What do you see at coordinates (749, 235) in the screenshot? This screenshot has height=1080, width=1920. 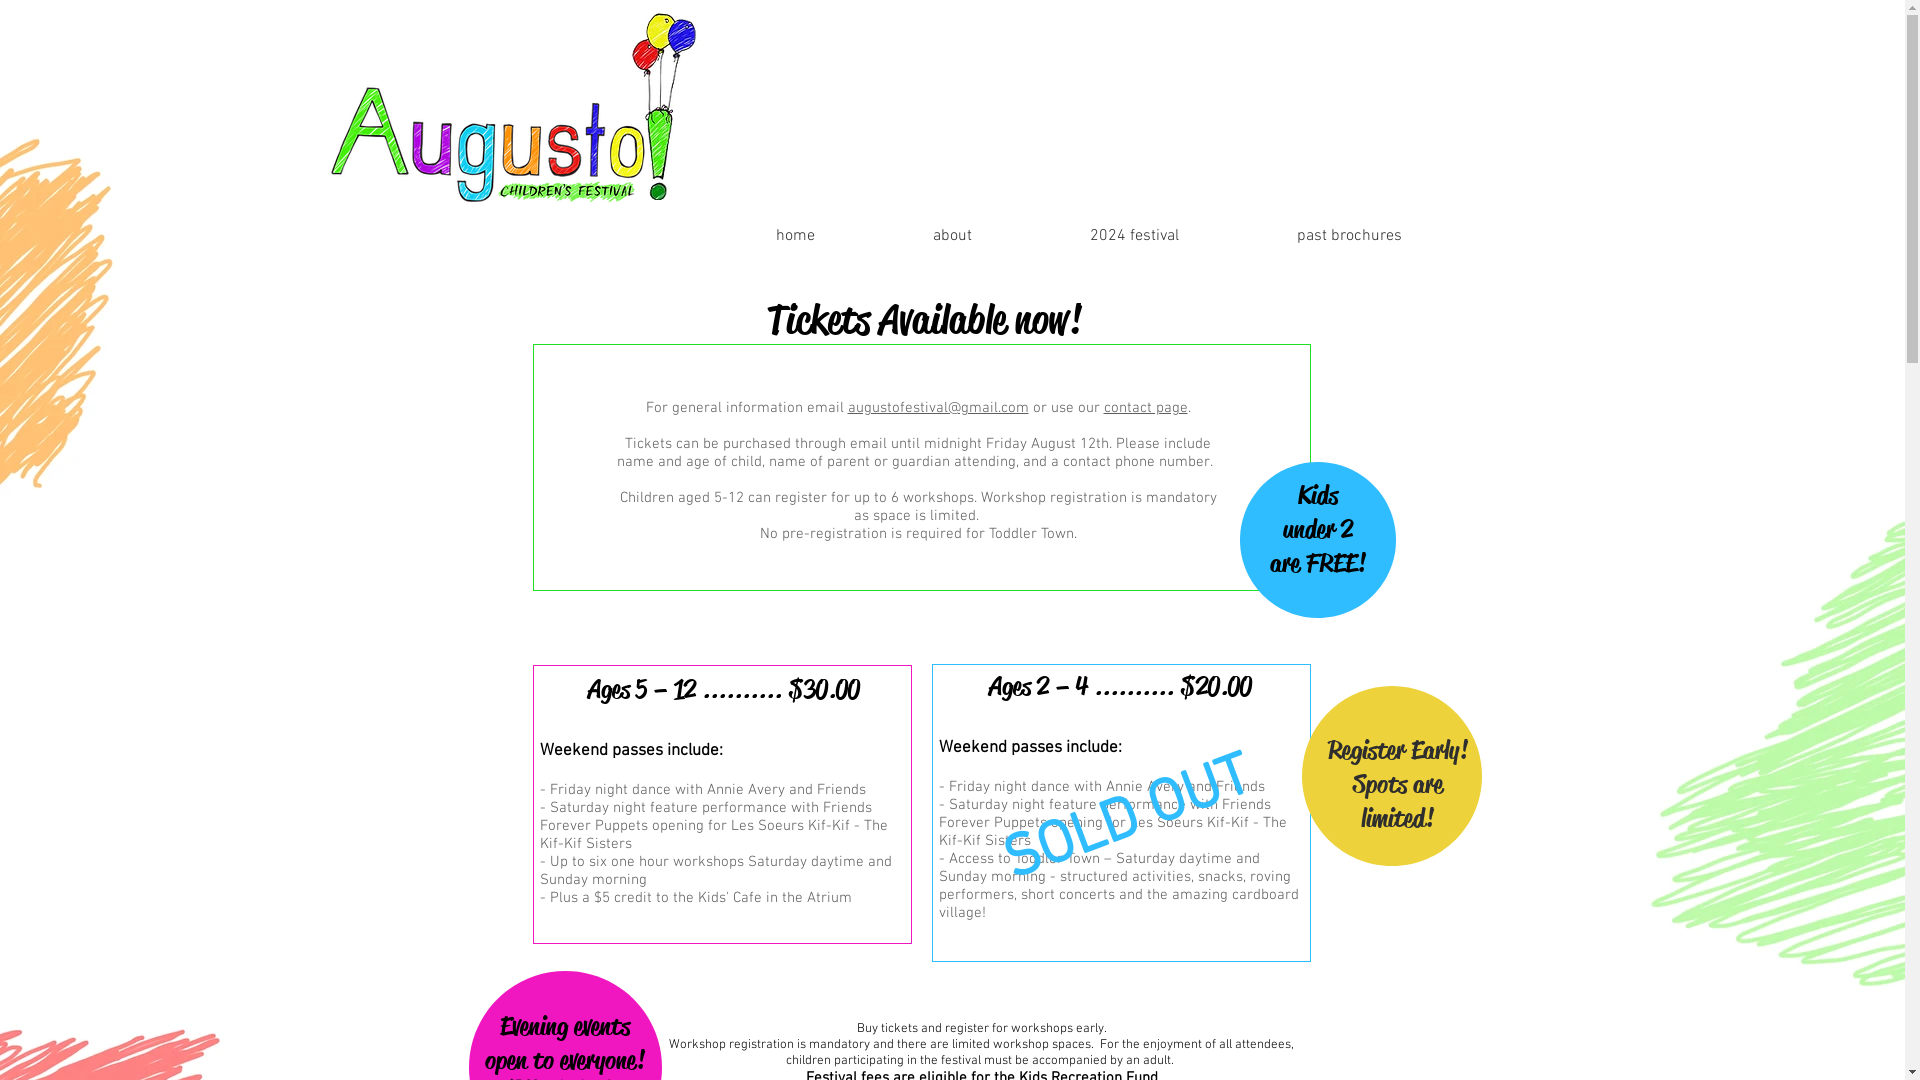 I see `'home'` at bounding box center [749, 235].